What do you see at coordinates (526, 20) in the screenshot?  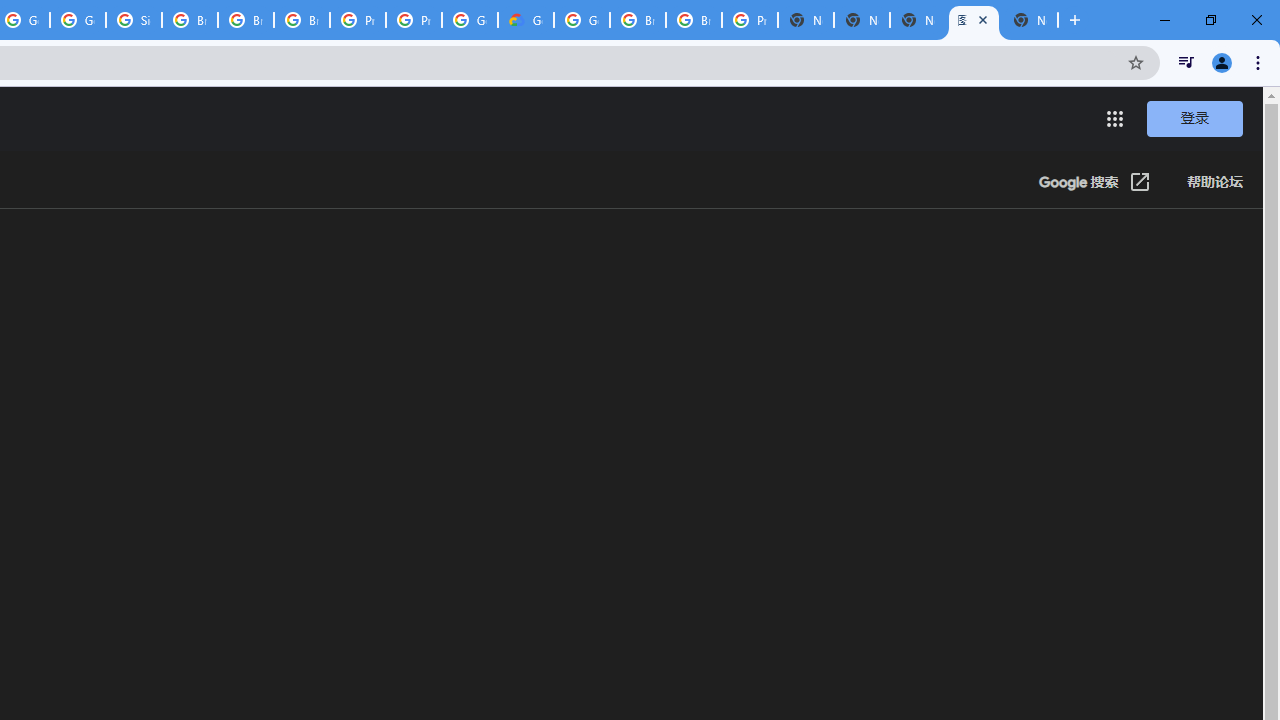 I see `'Google Cloud Estimate Summary'` at bounding box center [526, 20].